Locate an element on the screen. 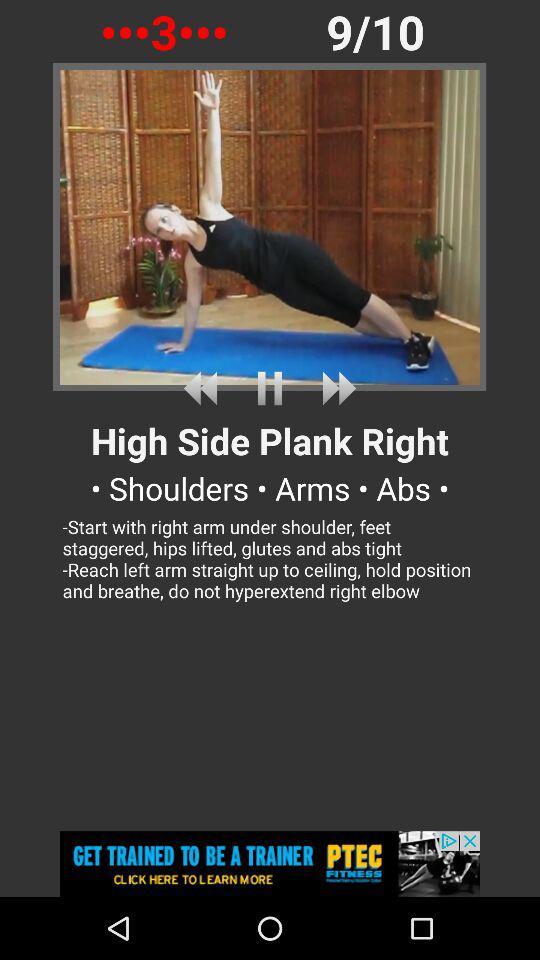  previous is located at coordinates (203, 387).